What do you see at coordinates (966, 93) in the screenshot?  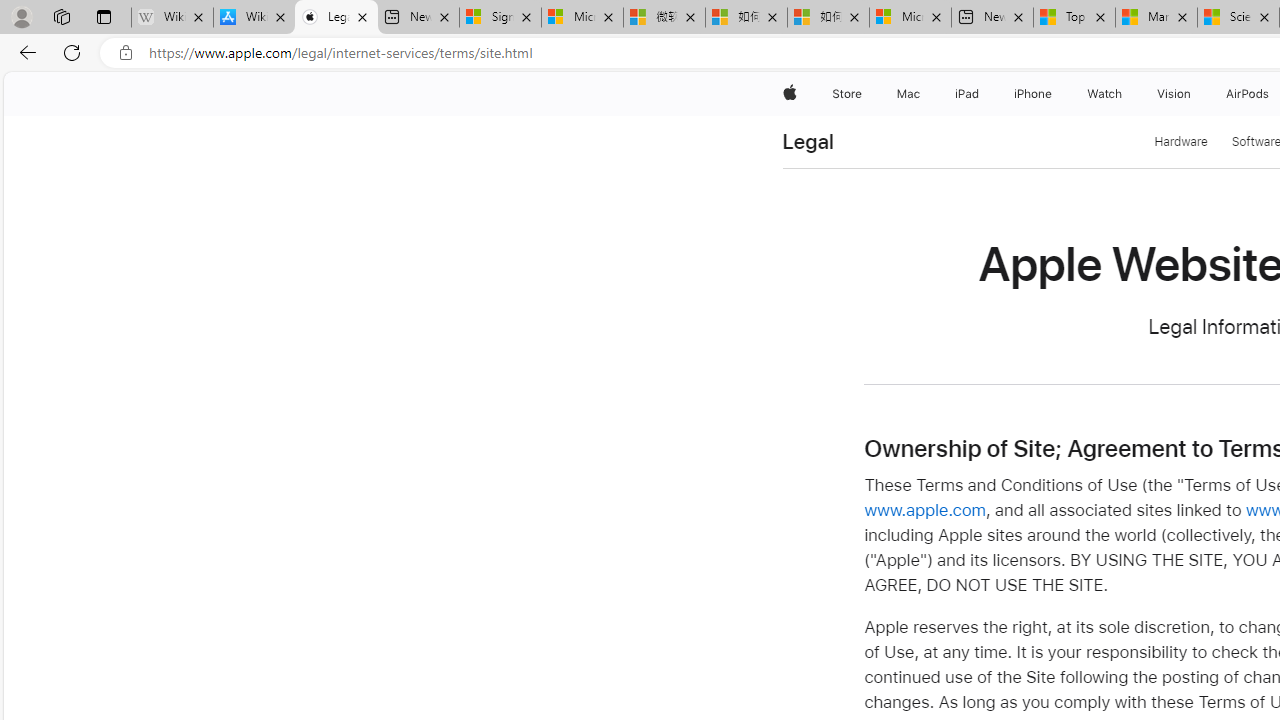 I see `'iPad'` at bounding box center [966, 93].